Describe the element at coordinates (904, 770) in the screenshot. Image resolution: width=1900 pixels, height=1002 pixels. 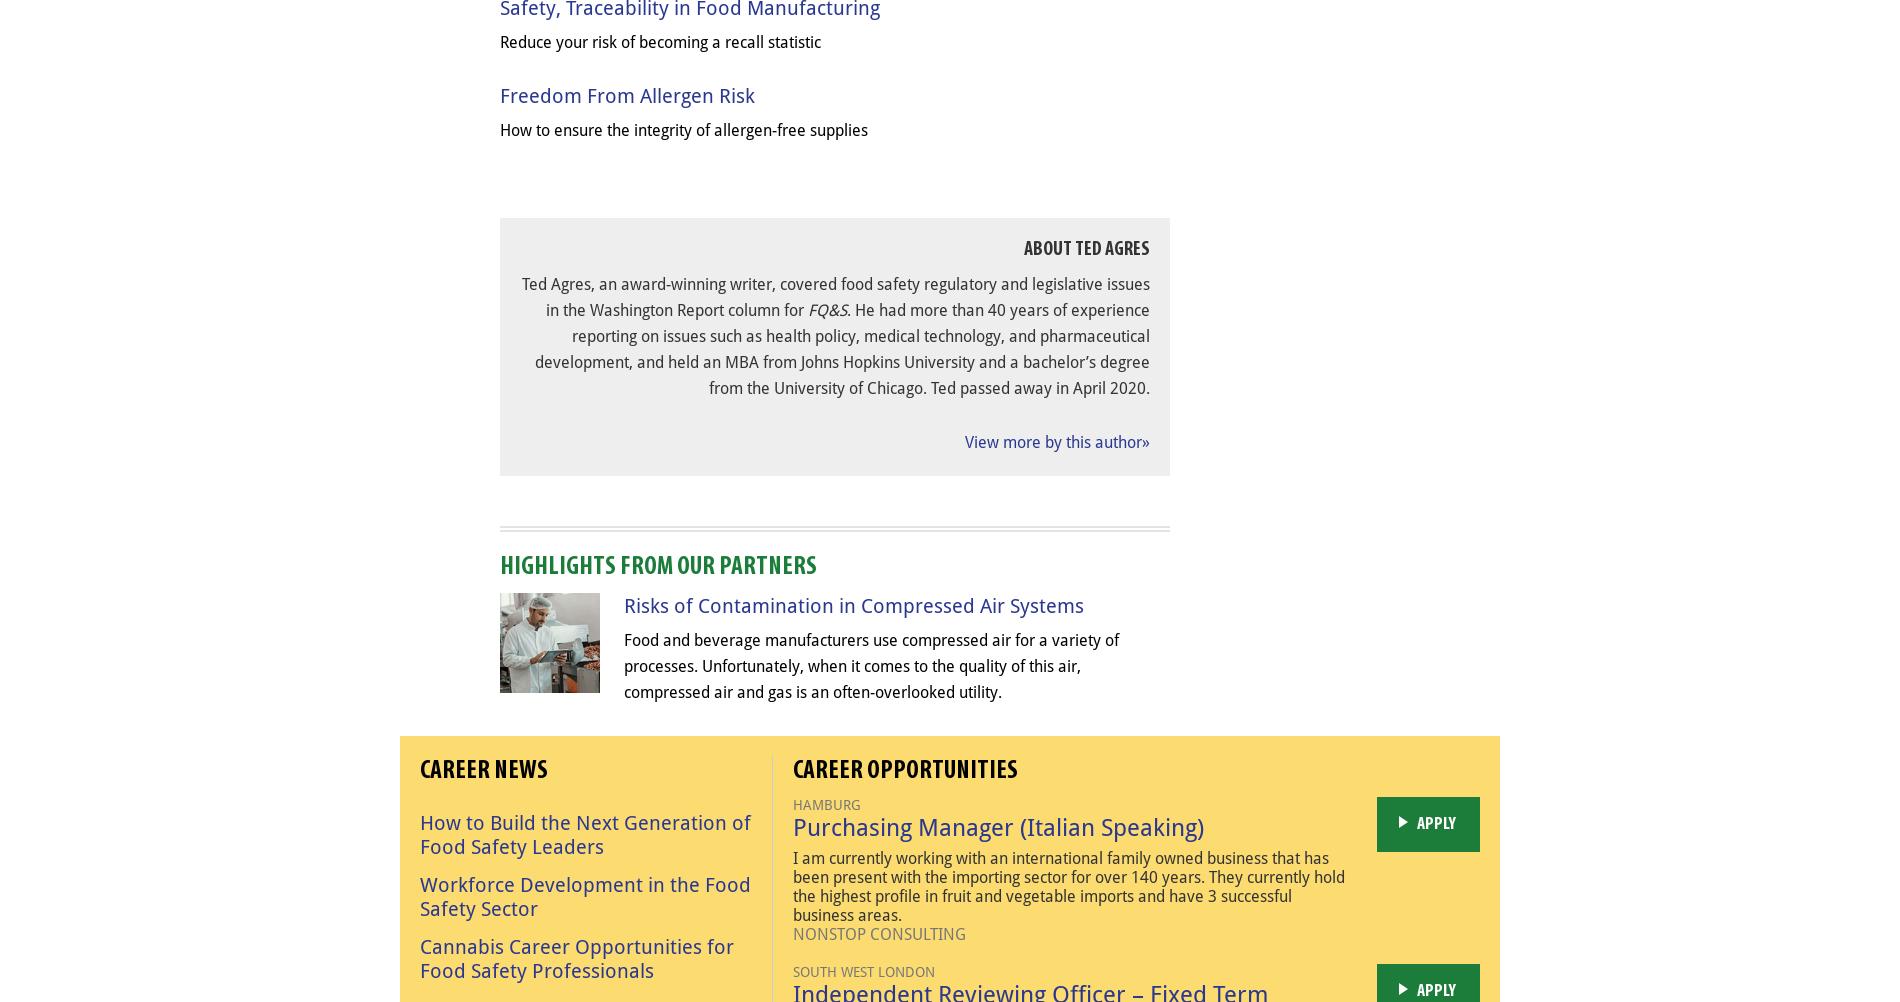
I see `'Career Opportunities'` at that location.